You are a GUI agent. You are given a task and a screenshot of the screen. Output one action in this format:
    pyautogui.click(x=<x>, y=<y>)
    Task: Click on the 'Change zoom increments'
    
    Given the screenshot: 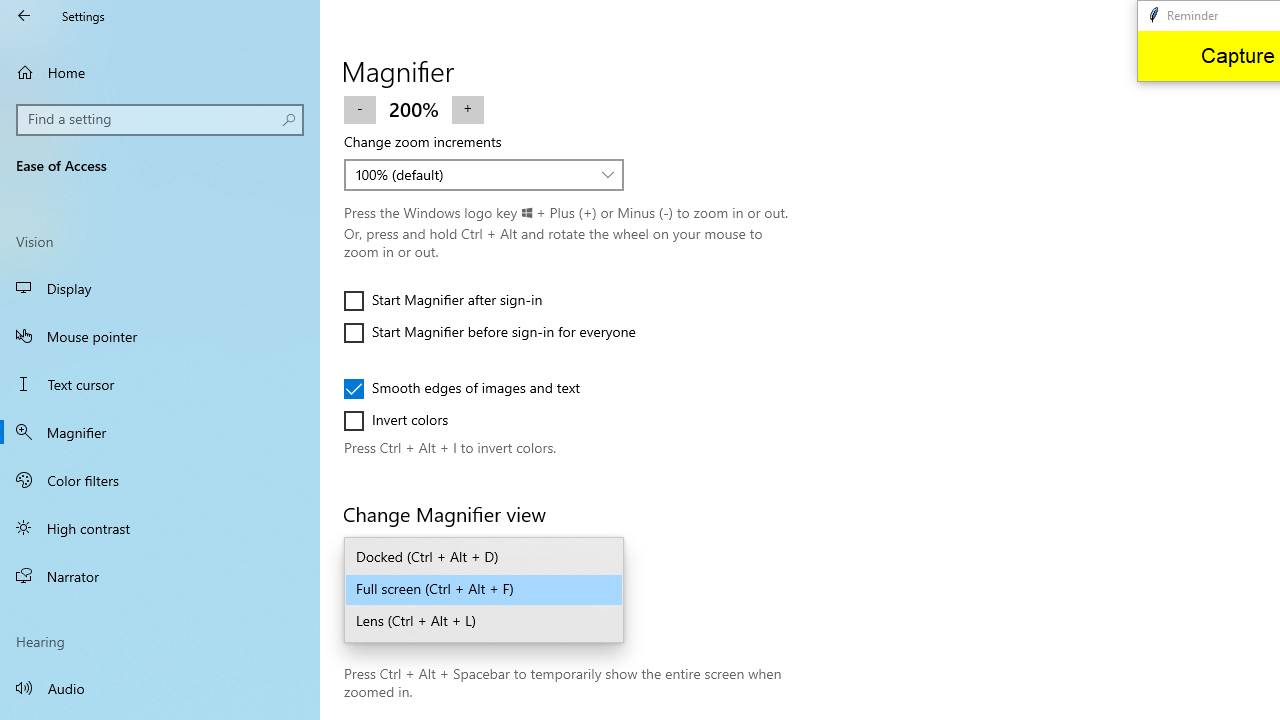 What is the action you would take?
    pyautogui.click(x=484, y=173)
    